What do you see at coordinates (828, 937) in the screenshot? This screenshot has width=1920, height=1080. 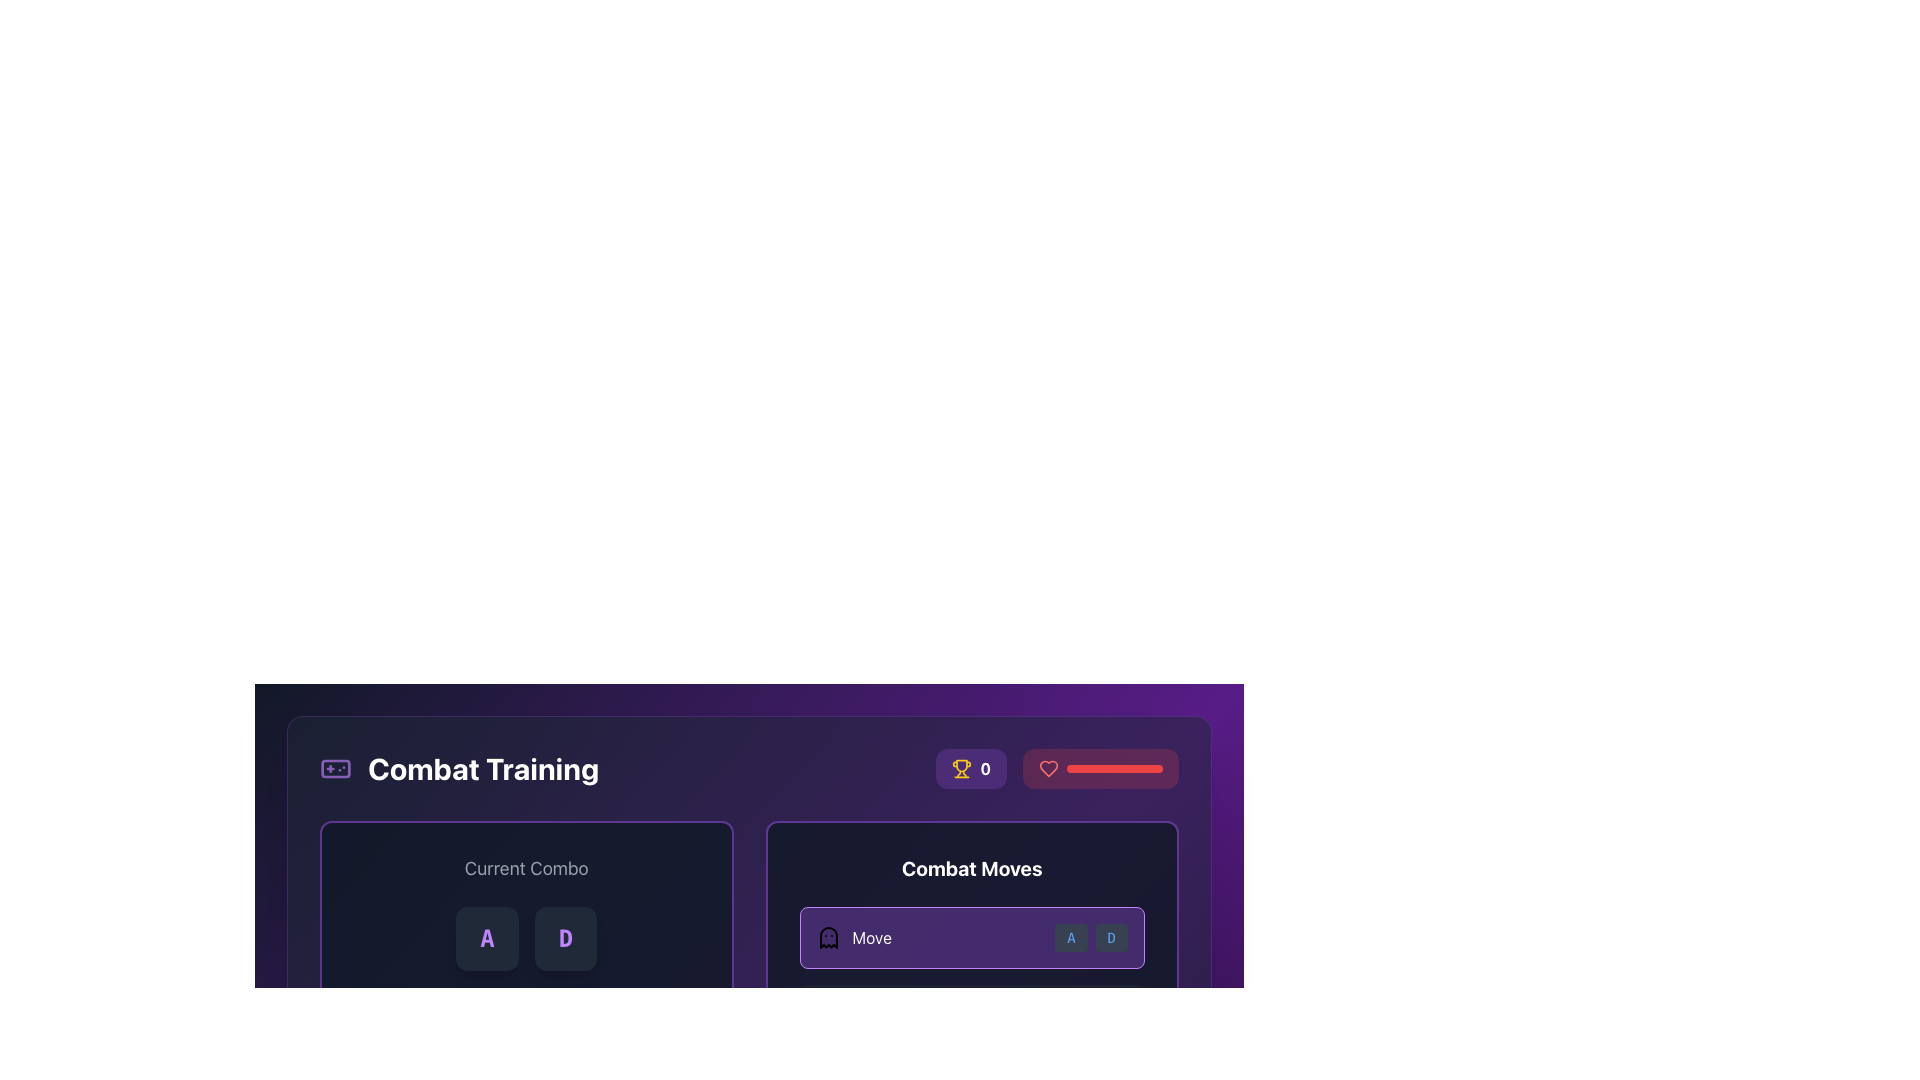 I see `the decorative 'Move' action icon located in the 'Combat Moves' section's SVG, positioned before the text 'Move'` at bounding box center [828, 937].